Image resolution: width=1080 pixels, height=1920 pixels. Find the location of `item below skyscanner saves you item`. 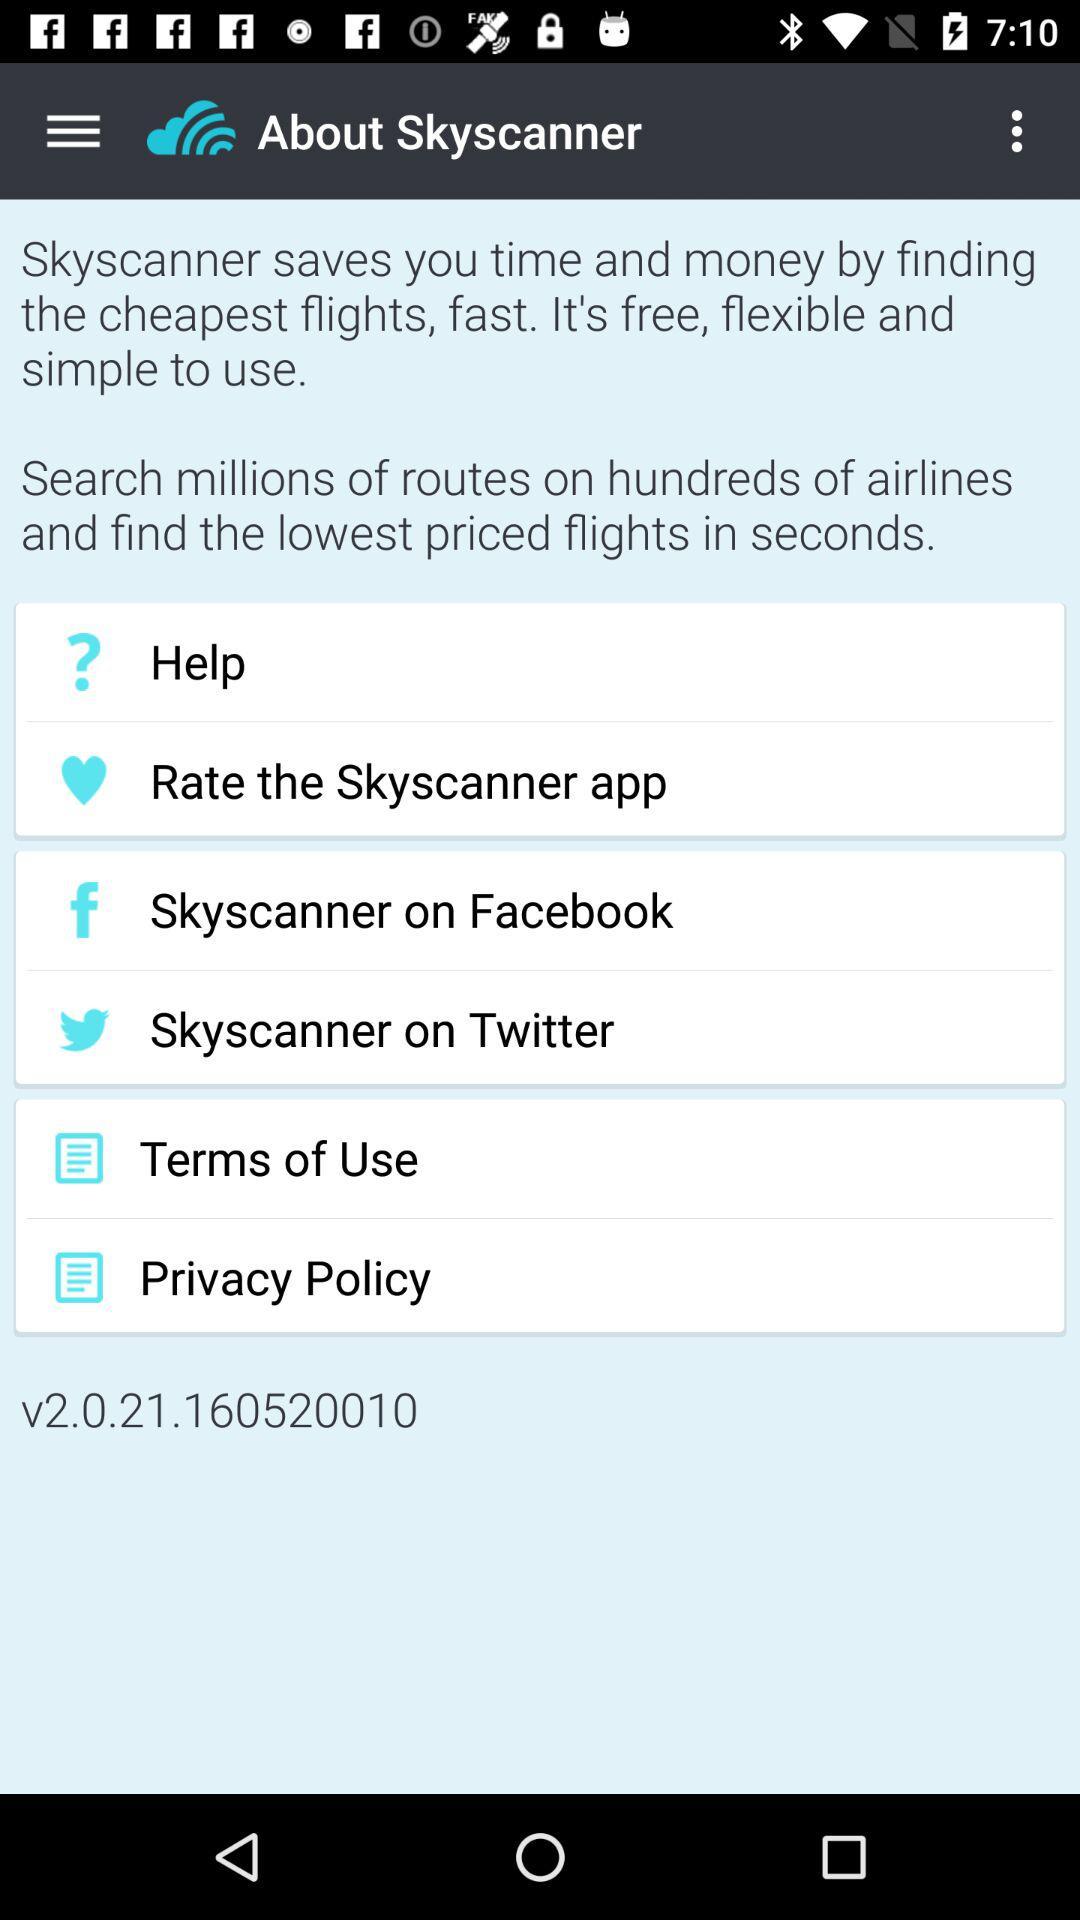

item below skyscanner saves you item is located at coordinates (540, 662).